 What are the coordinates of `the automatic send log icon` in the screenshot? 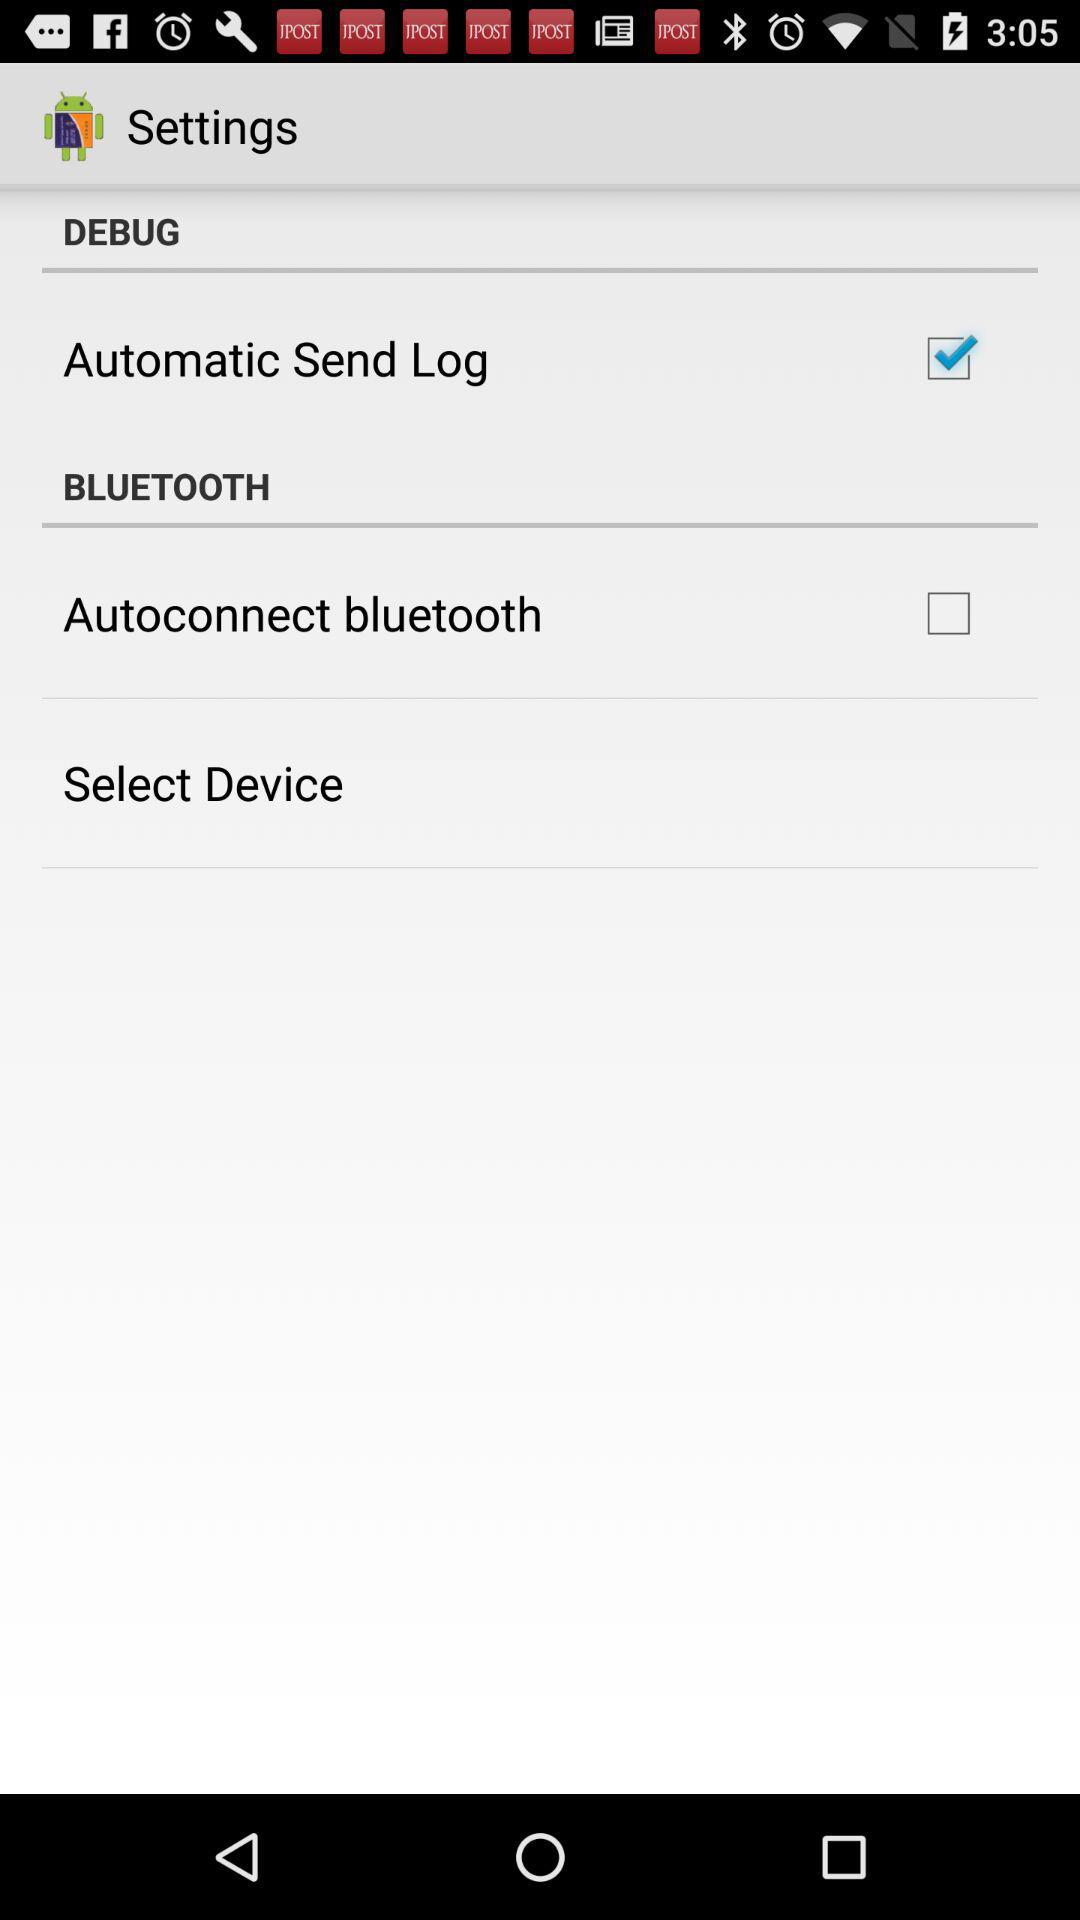 It's located at (276, 358).